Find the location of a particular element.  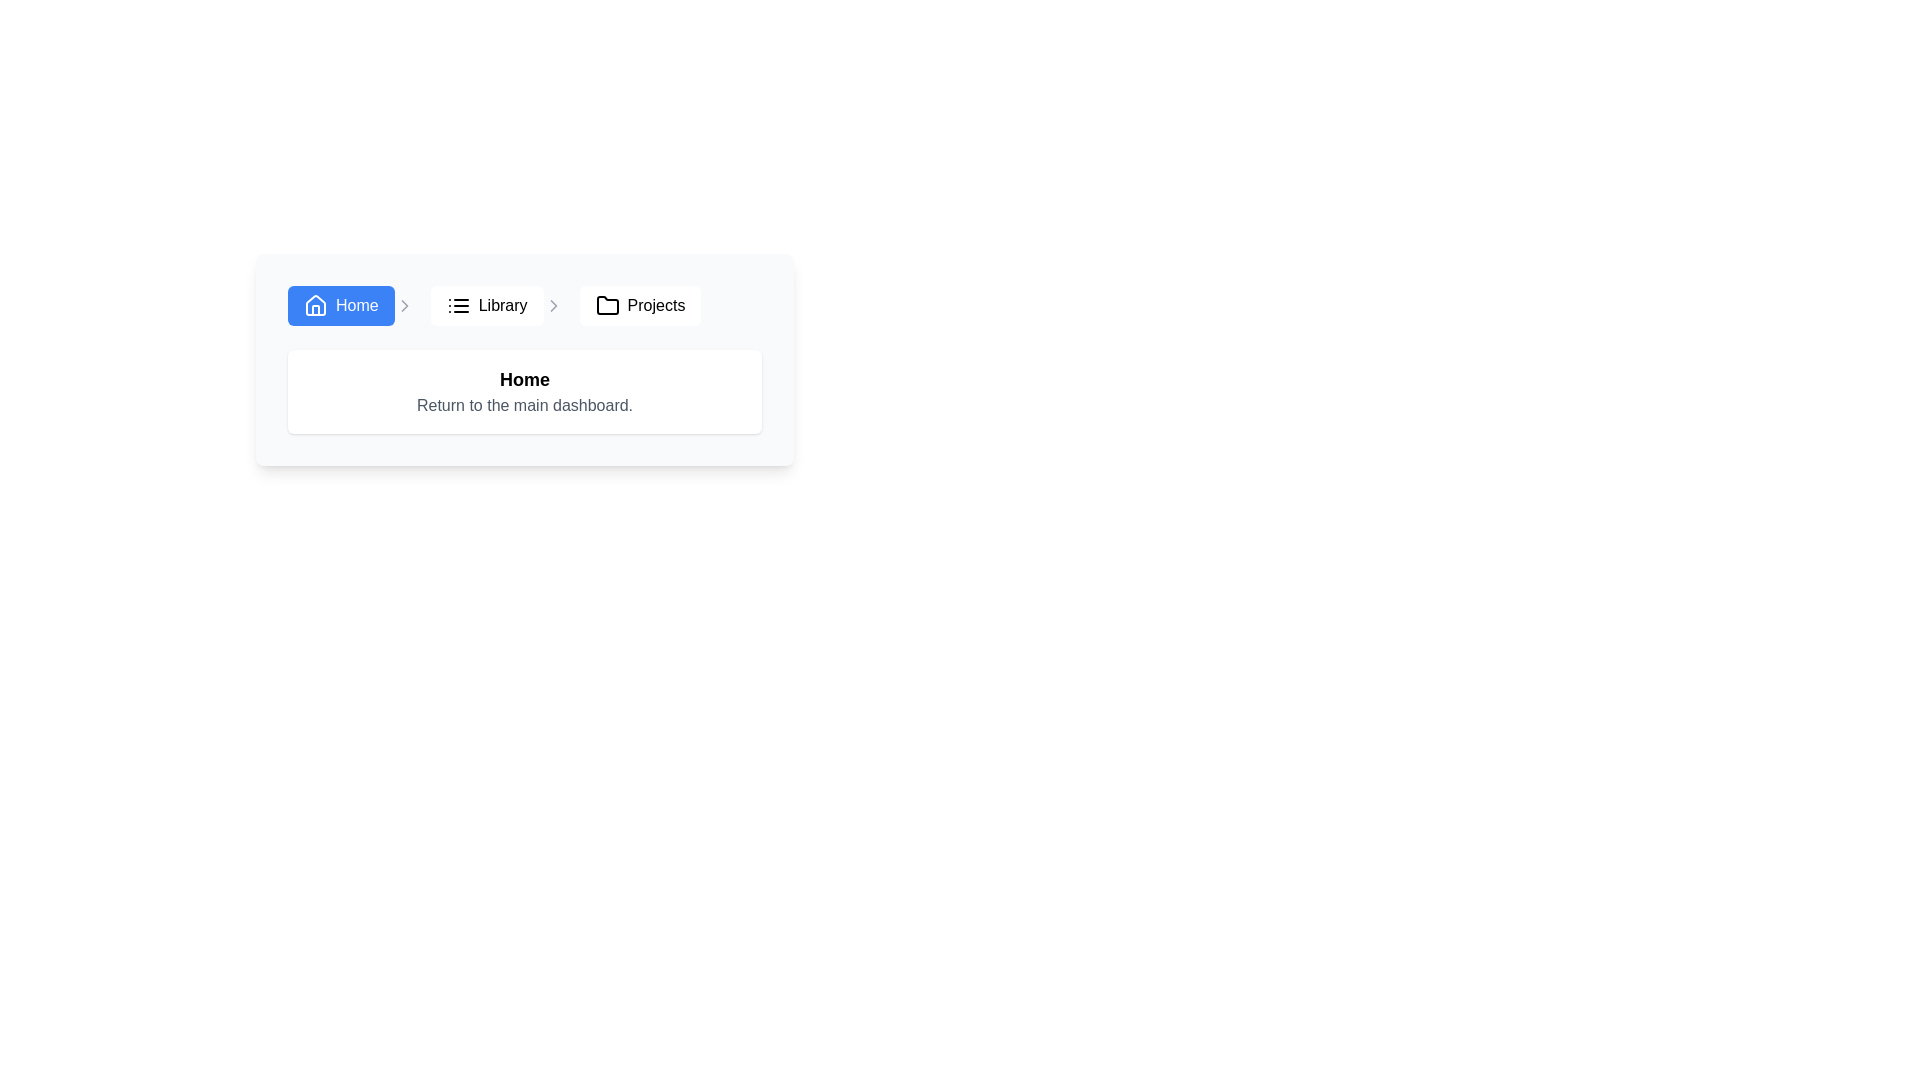

the text label that is part of the navigation button located at the top-left section of the layout is located at coordinates (357, 305).